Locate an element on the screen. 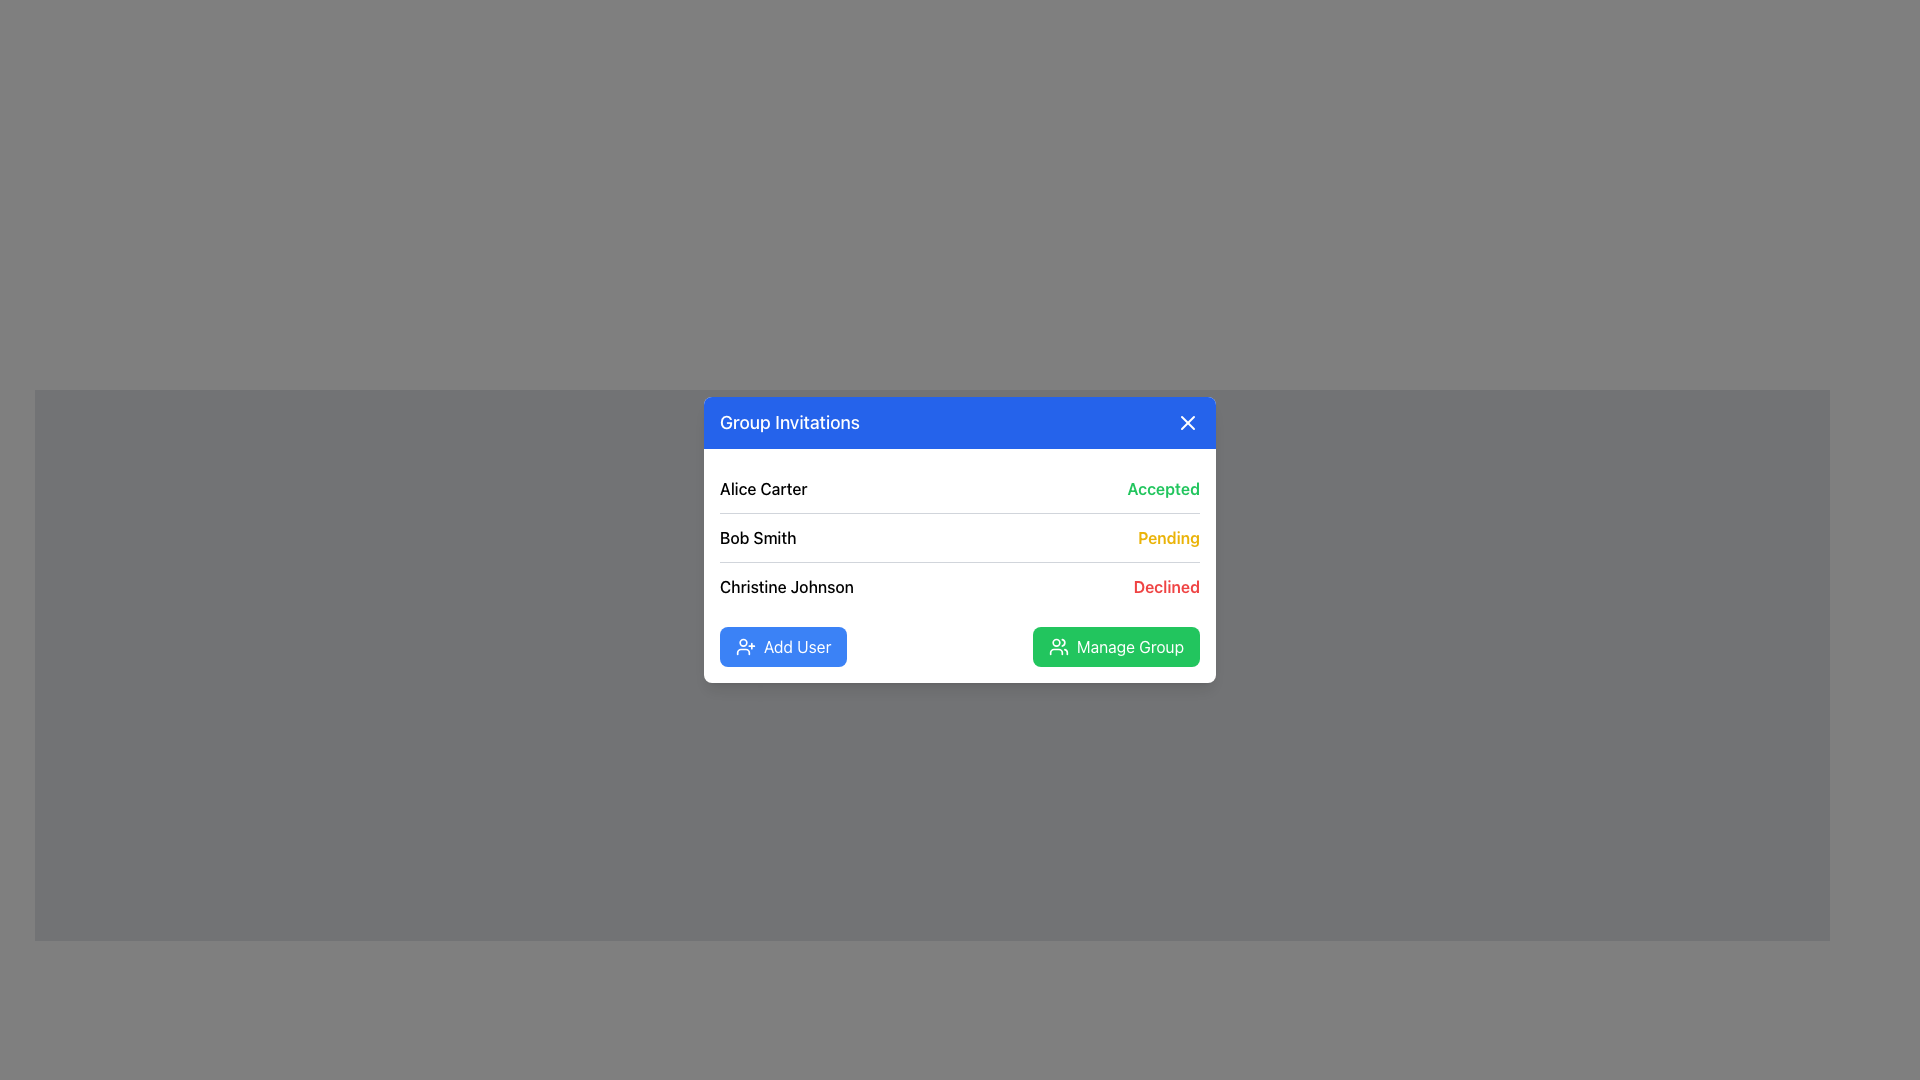  the 'Add User' icon located to the left inside the 'Add User' button at the bottom-left of the 'Group Invitations' panel is located at coordinates (744, 647).